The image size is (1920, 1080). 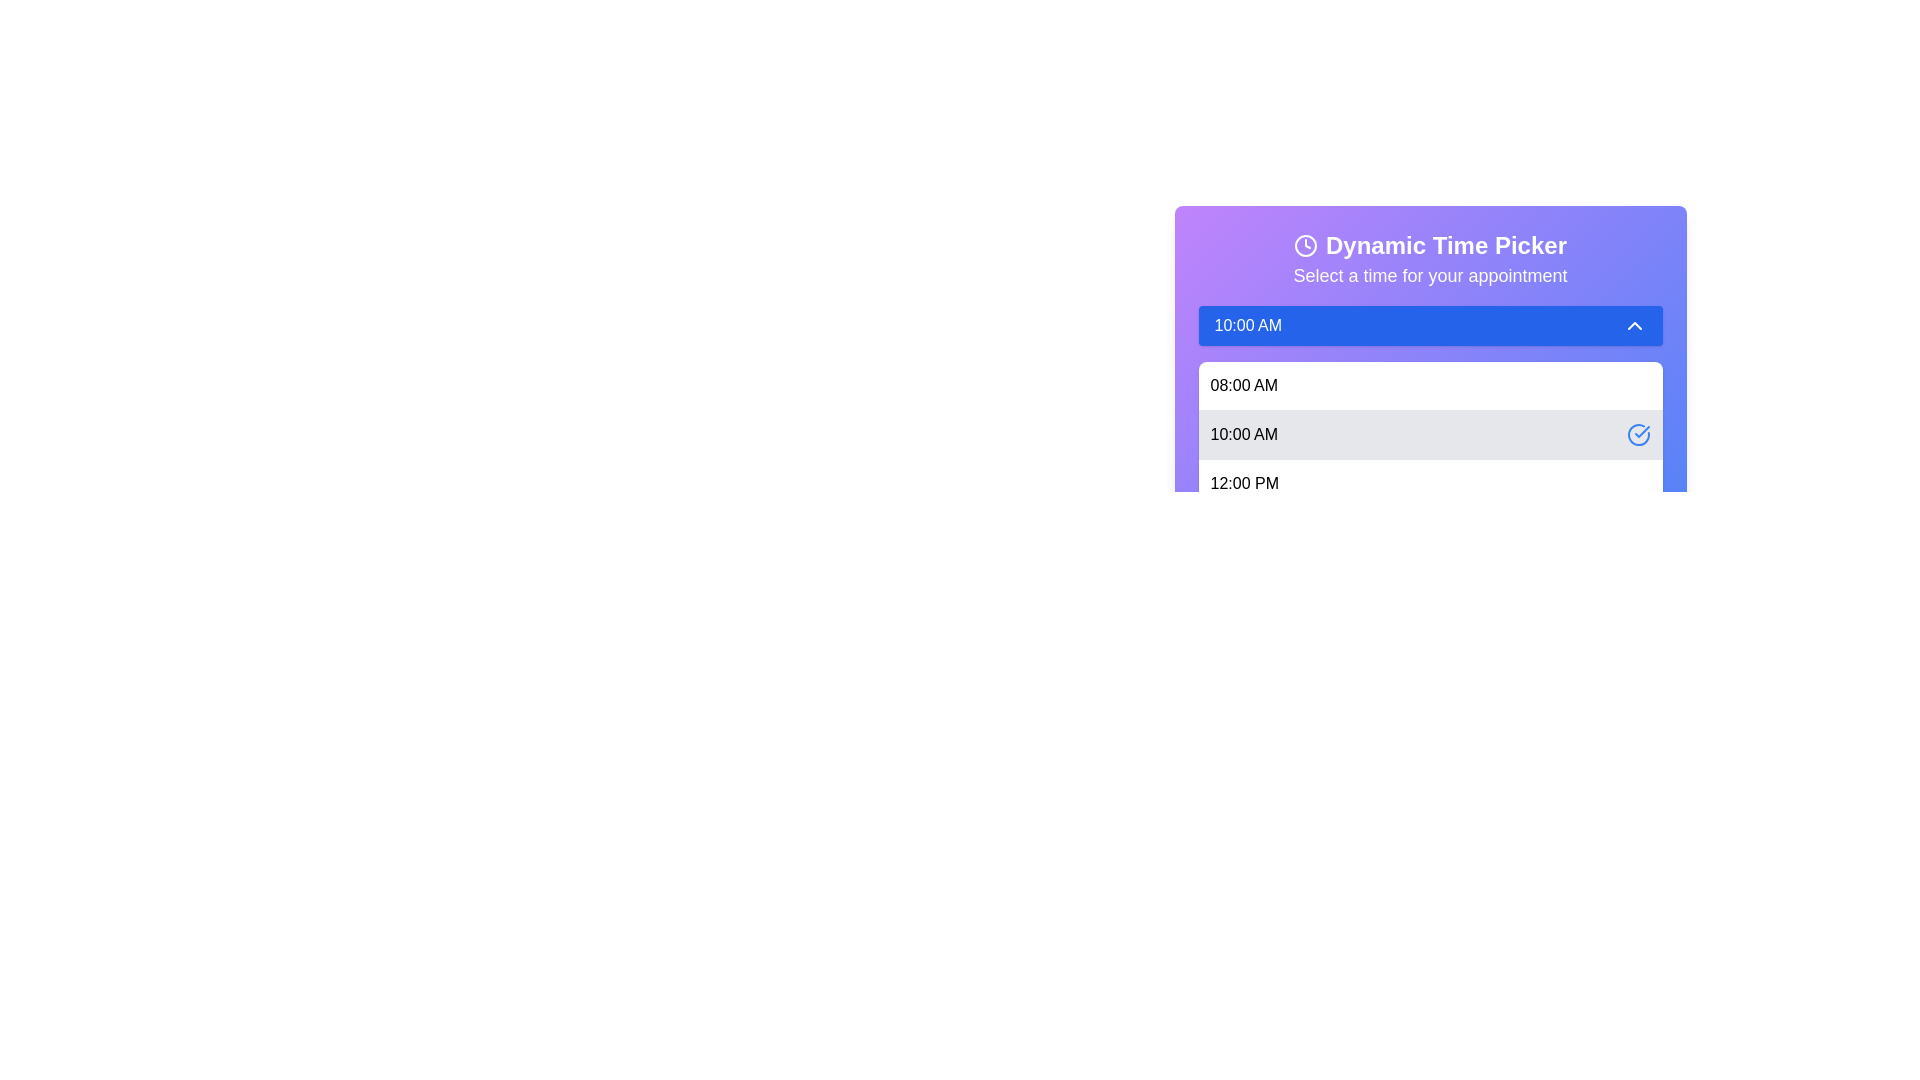 What do you see at coordinates (1429, 319) in the screenshot?
I see `the Dropdown menu located below the 'Dynamic Time Picker' title` at bounding box center [1429, 319].